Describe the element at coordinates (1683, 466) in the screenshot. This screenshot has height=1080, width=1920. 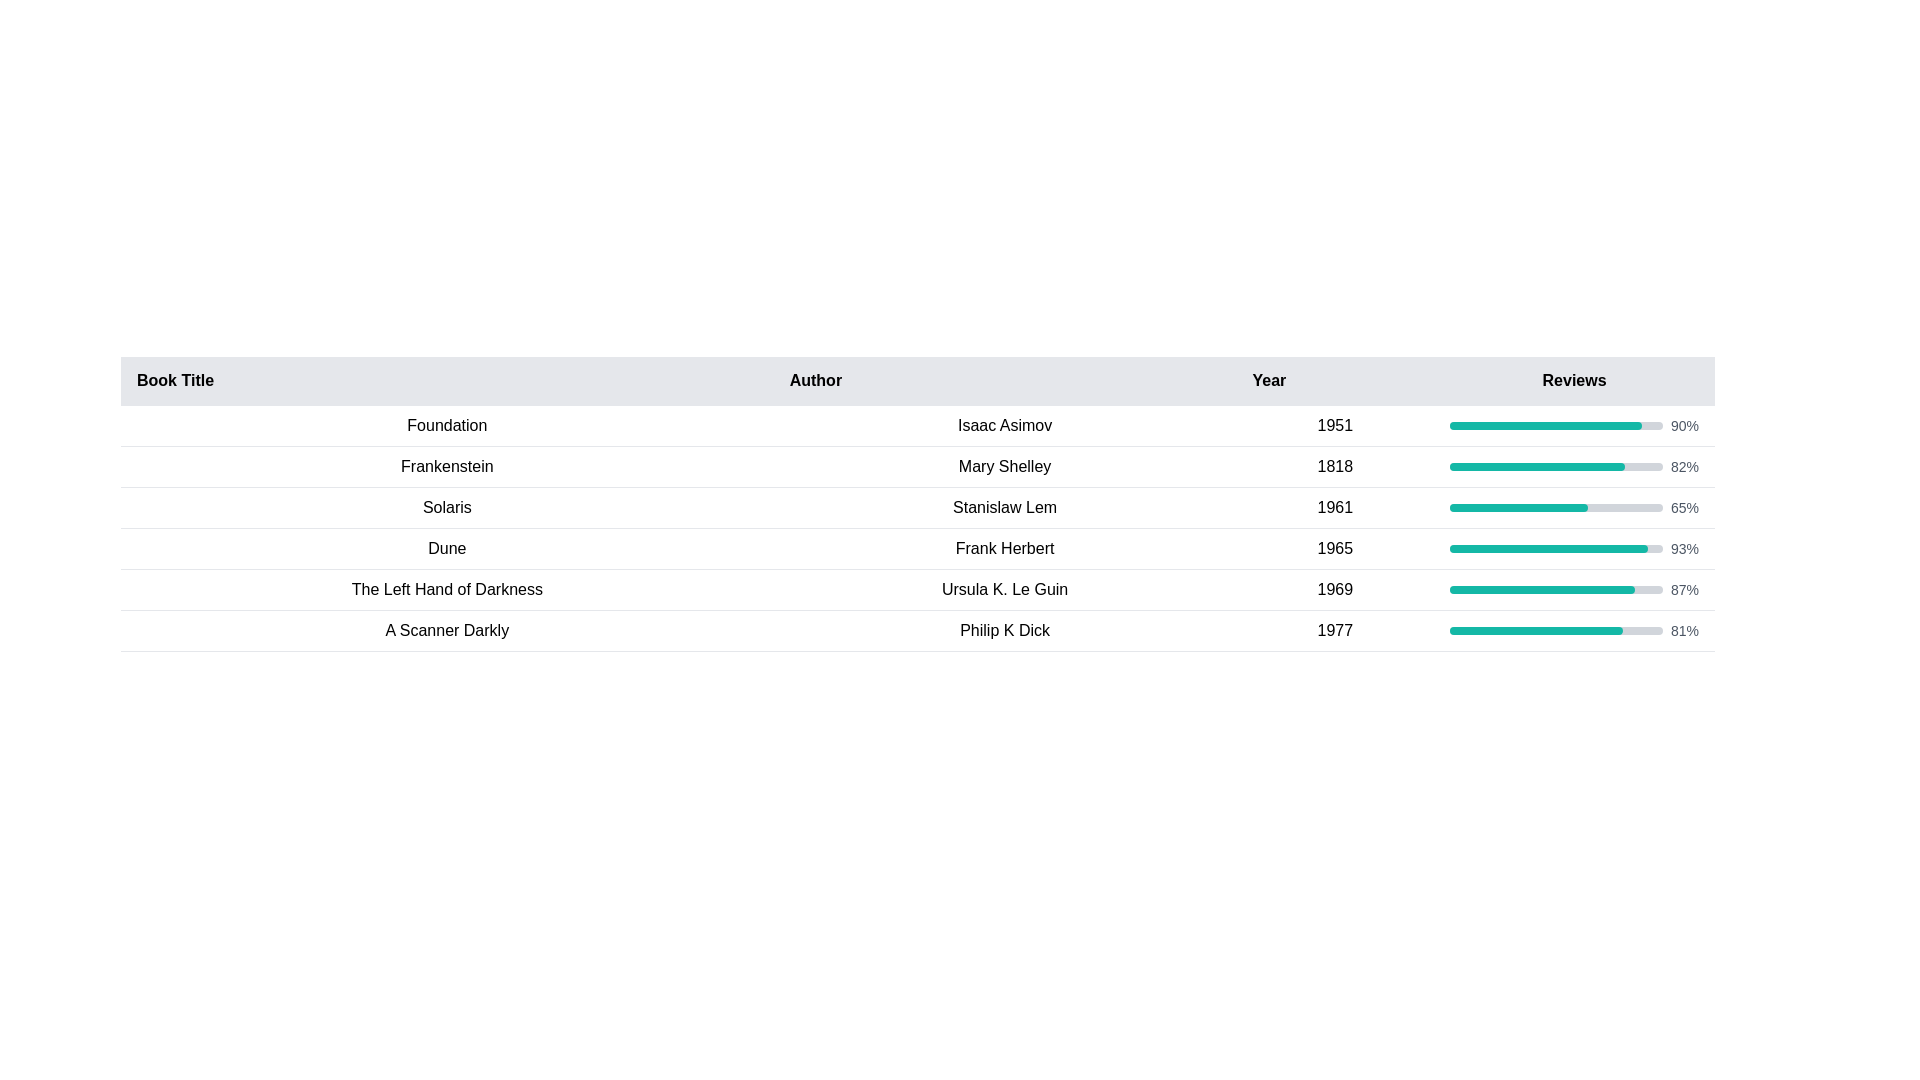
I see `the static text label displaying '82%' in gray font, located at the far-right of the 'Frankenstein' row under the 'Reviews' column` at that location.